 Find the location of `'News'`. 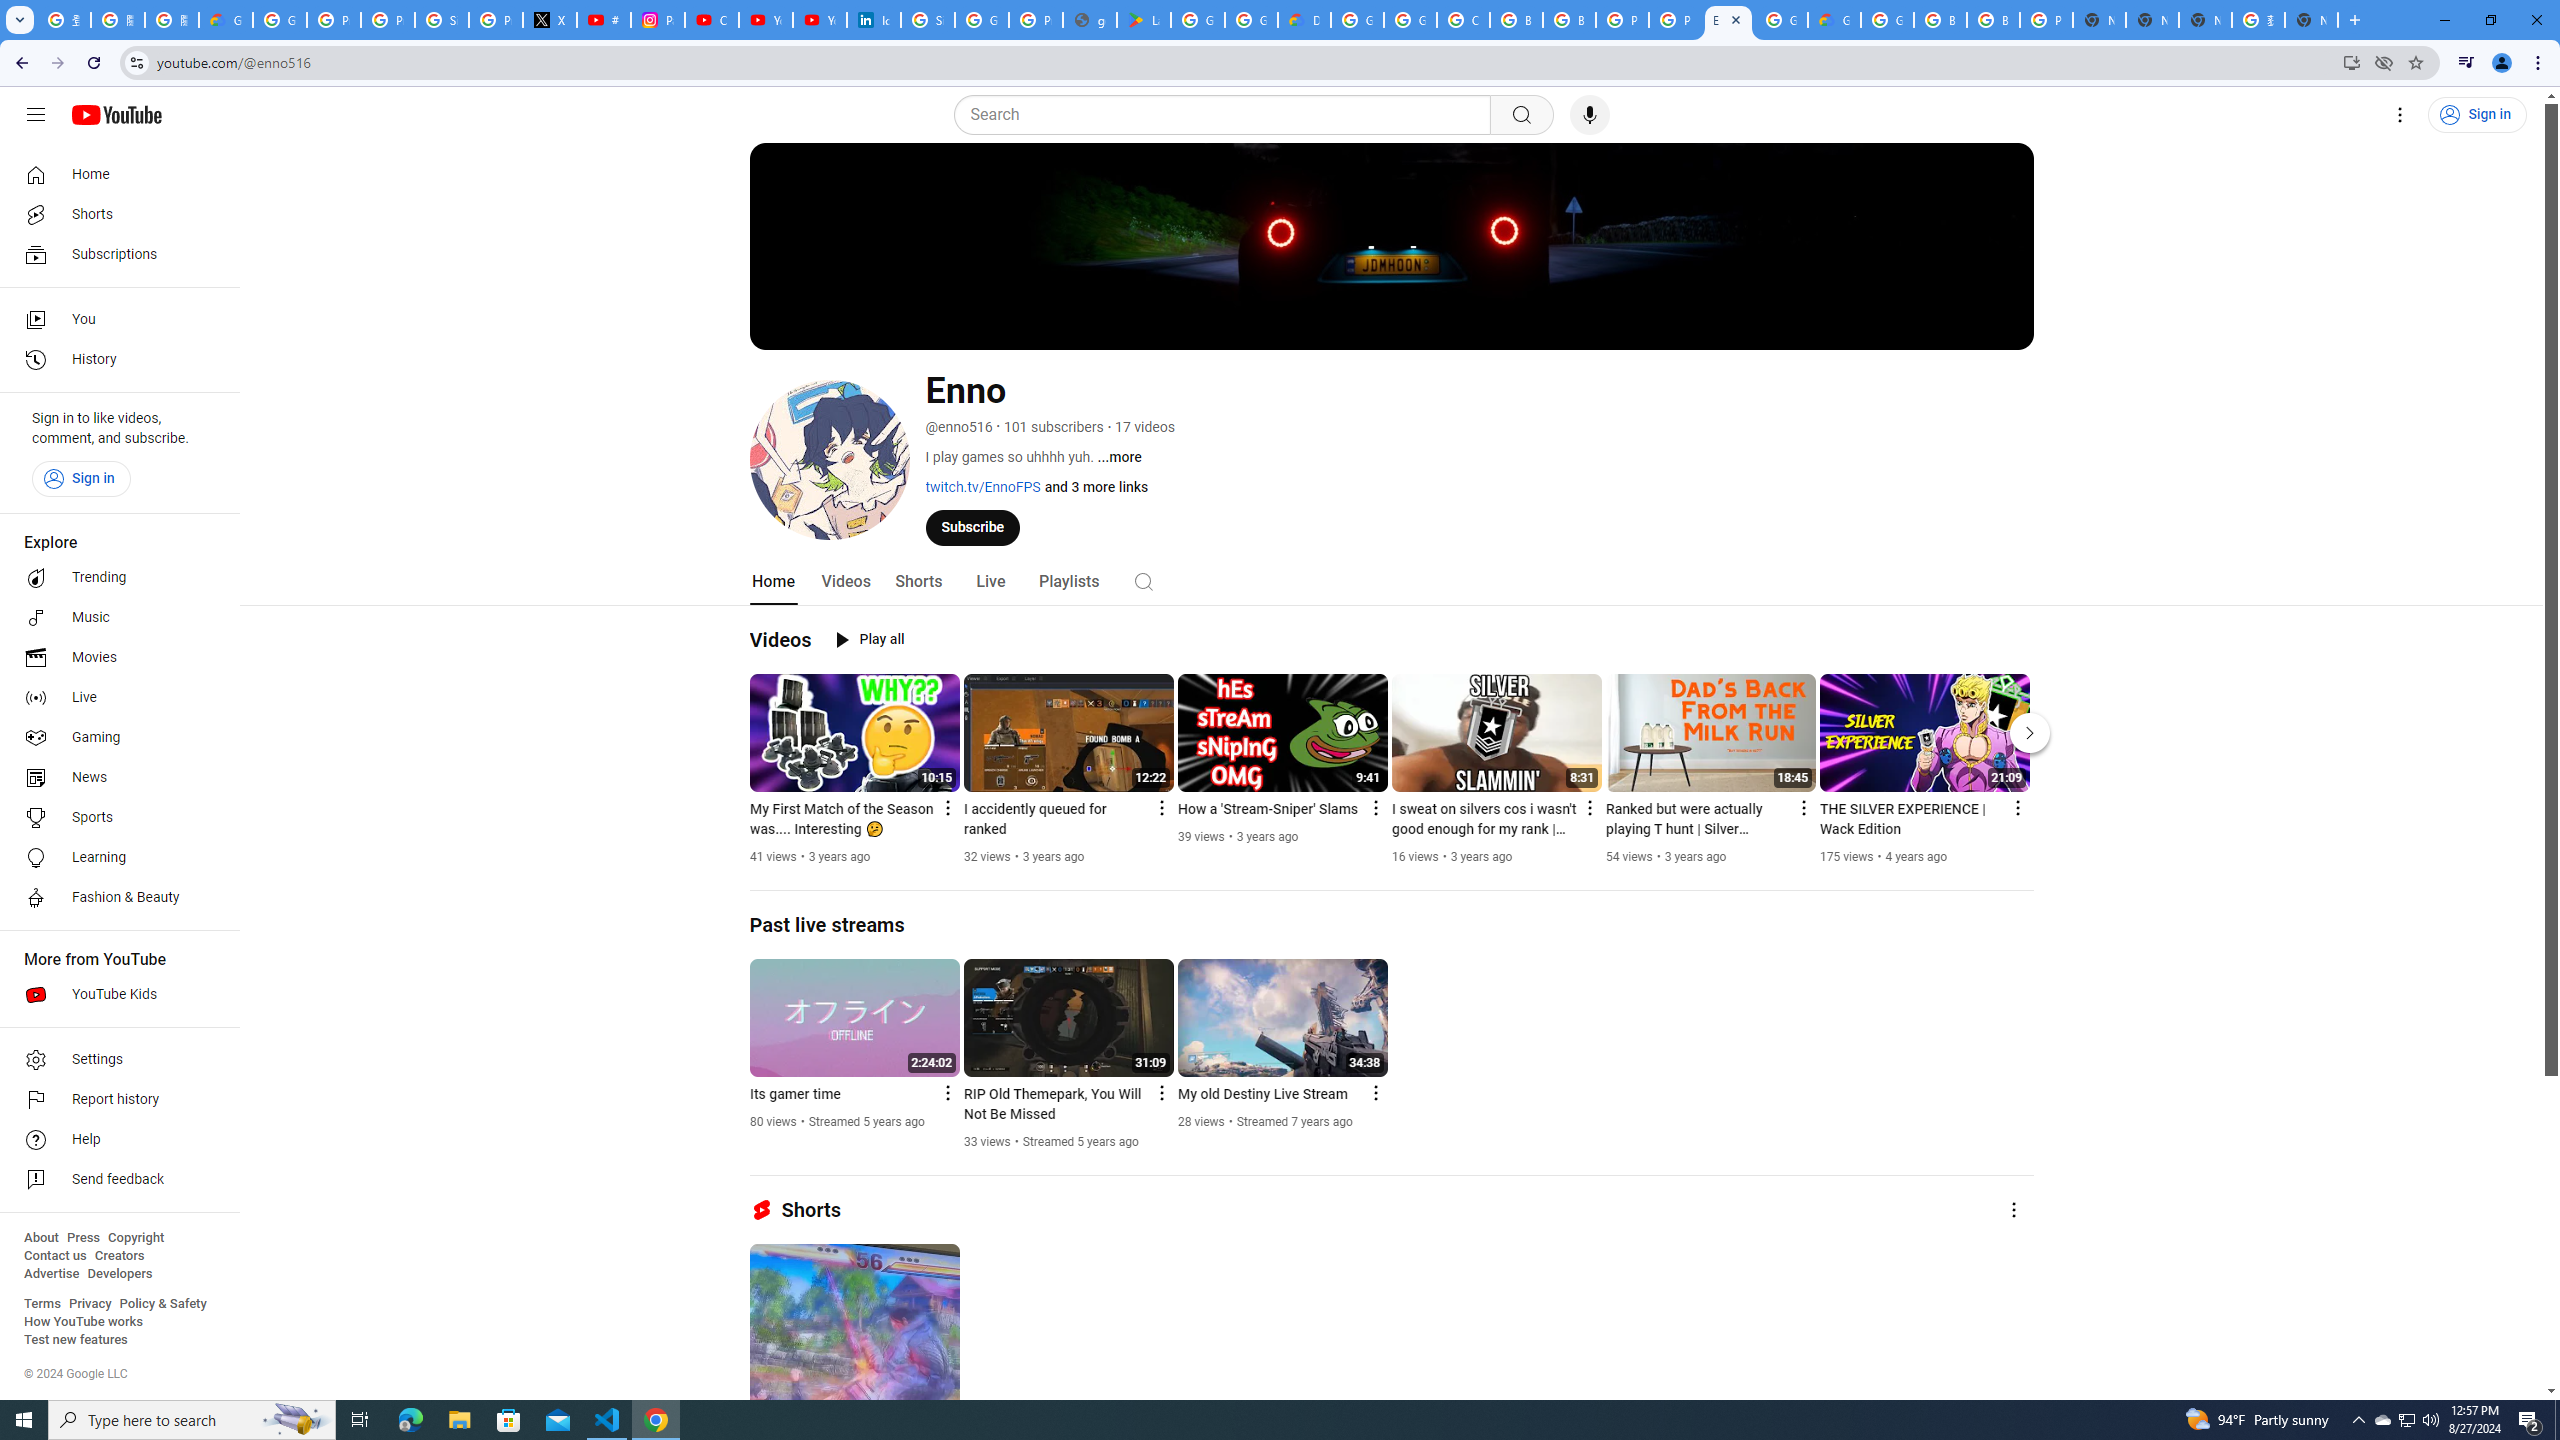

'News' is located at coordinates (113, 777).